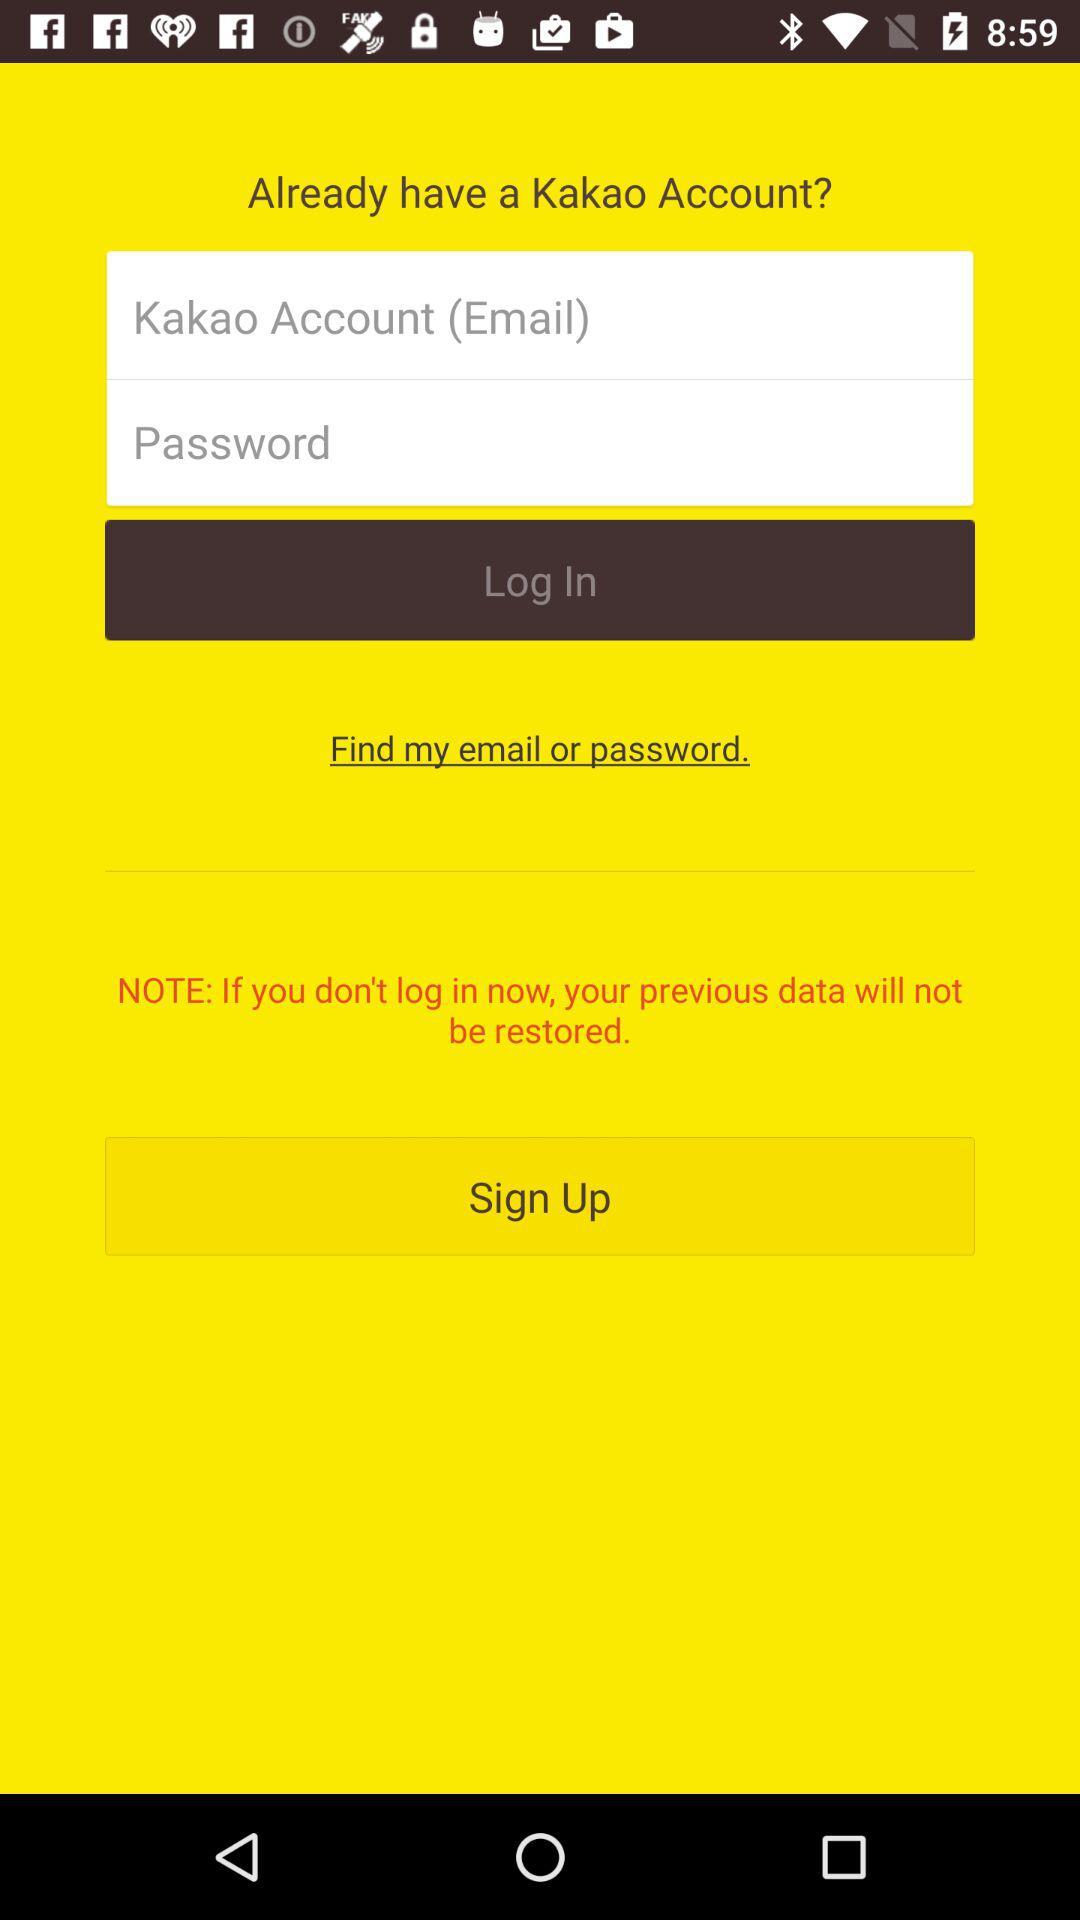 The image size is (1080, 1920). What do you see at coordinates (540, 746) in the screenshot?
I see `the button below log in` at bounding box center [540, 746].